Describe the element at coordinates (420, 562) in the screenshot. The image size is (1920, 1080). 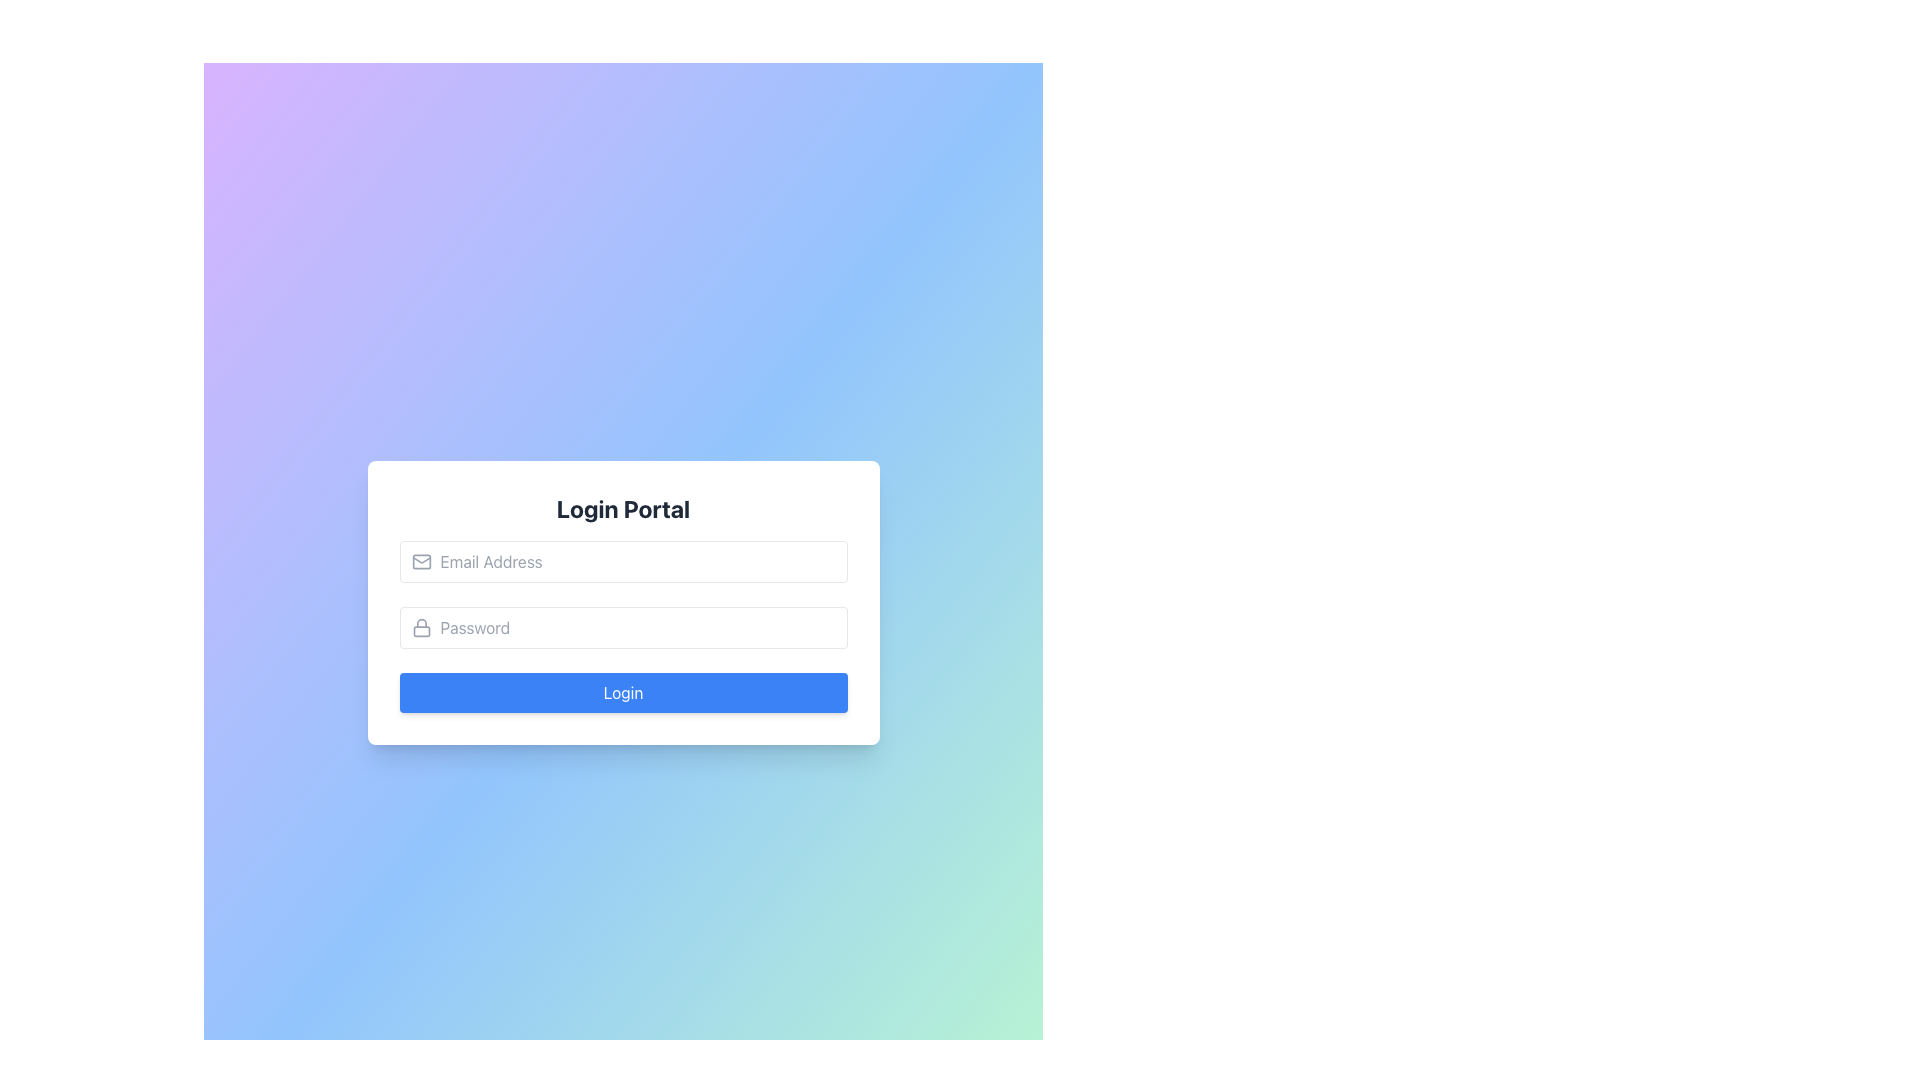
I see `the rectangular icon background component of the mail icon within the email input field of the login form` at that location.